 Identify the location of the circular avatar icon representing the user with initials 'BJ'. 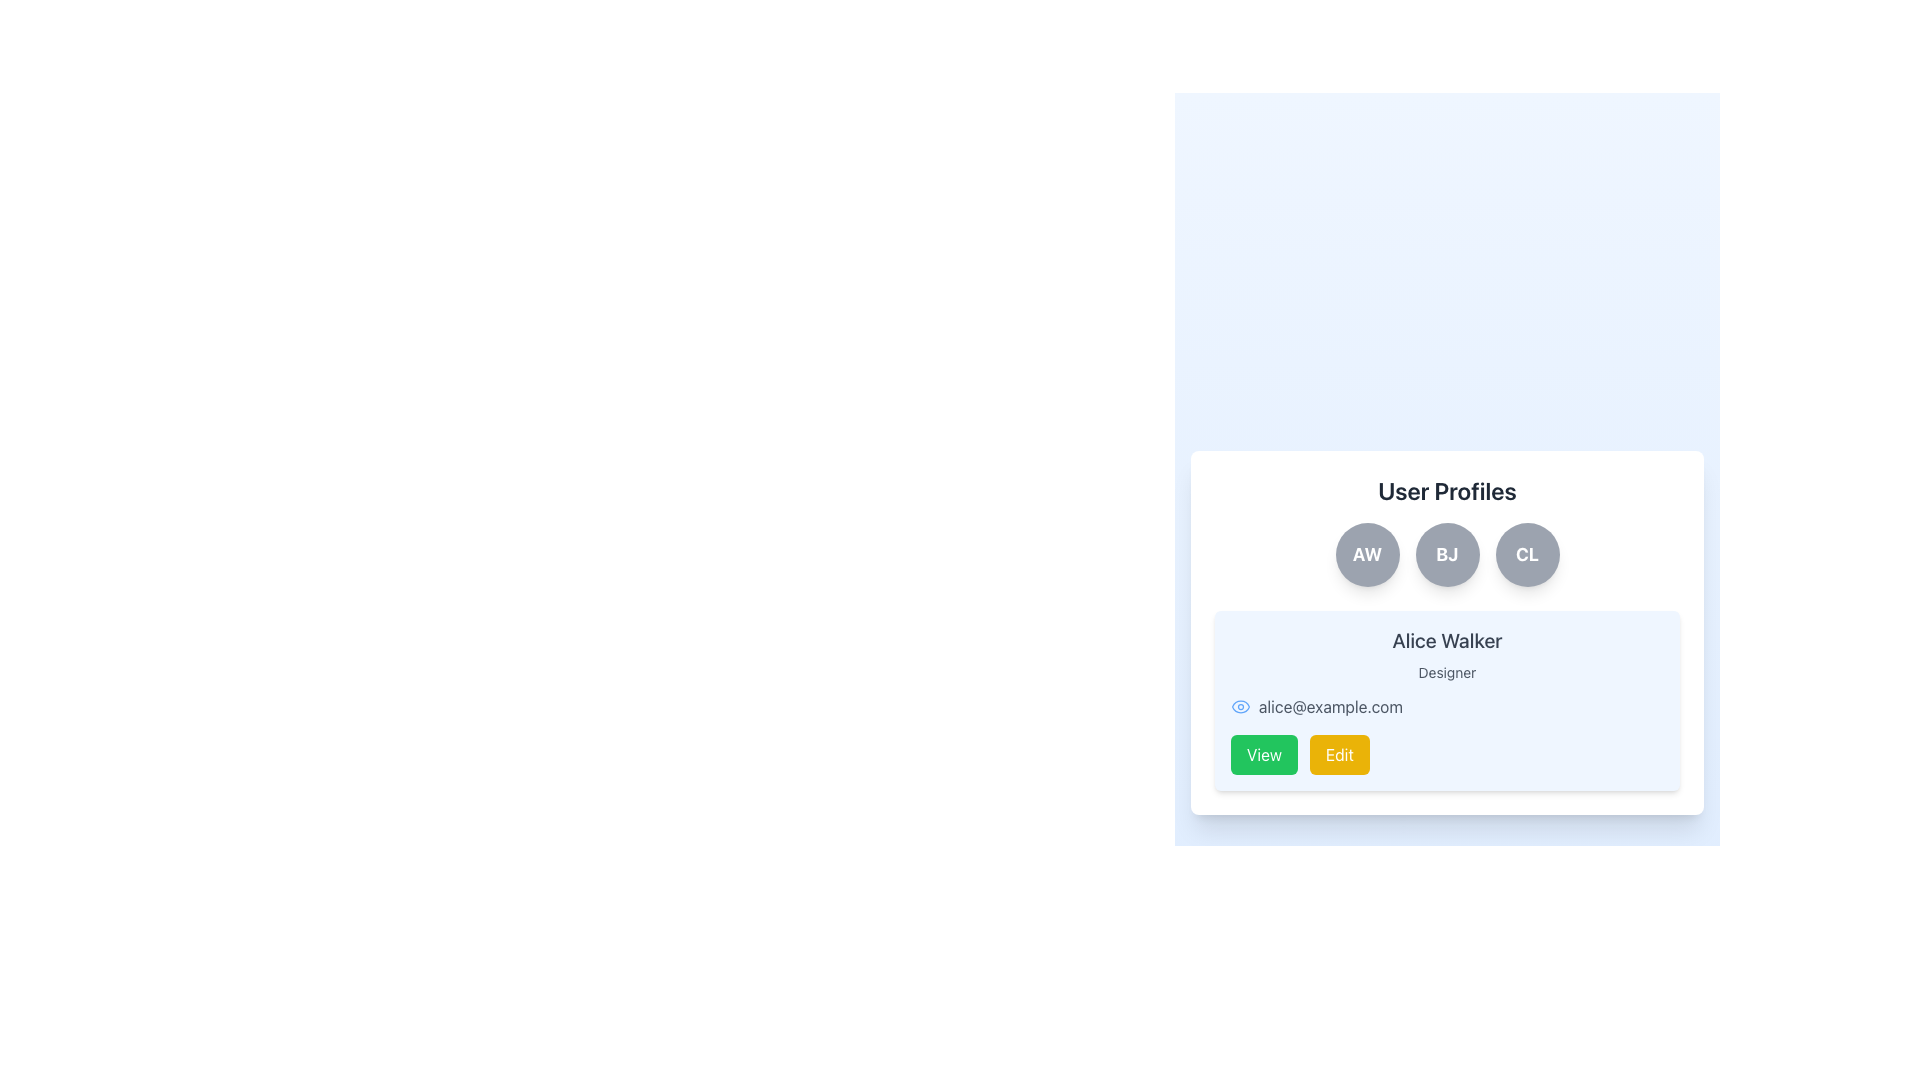
(1447, 555).